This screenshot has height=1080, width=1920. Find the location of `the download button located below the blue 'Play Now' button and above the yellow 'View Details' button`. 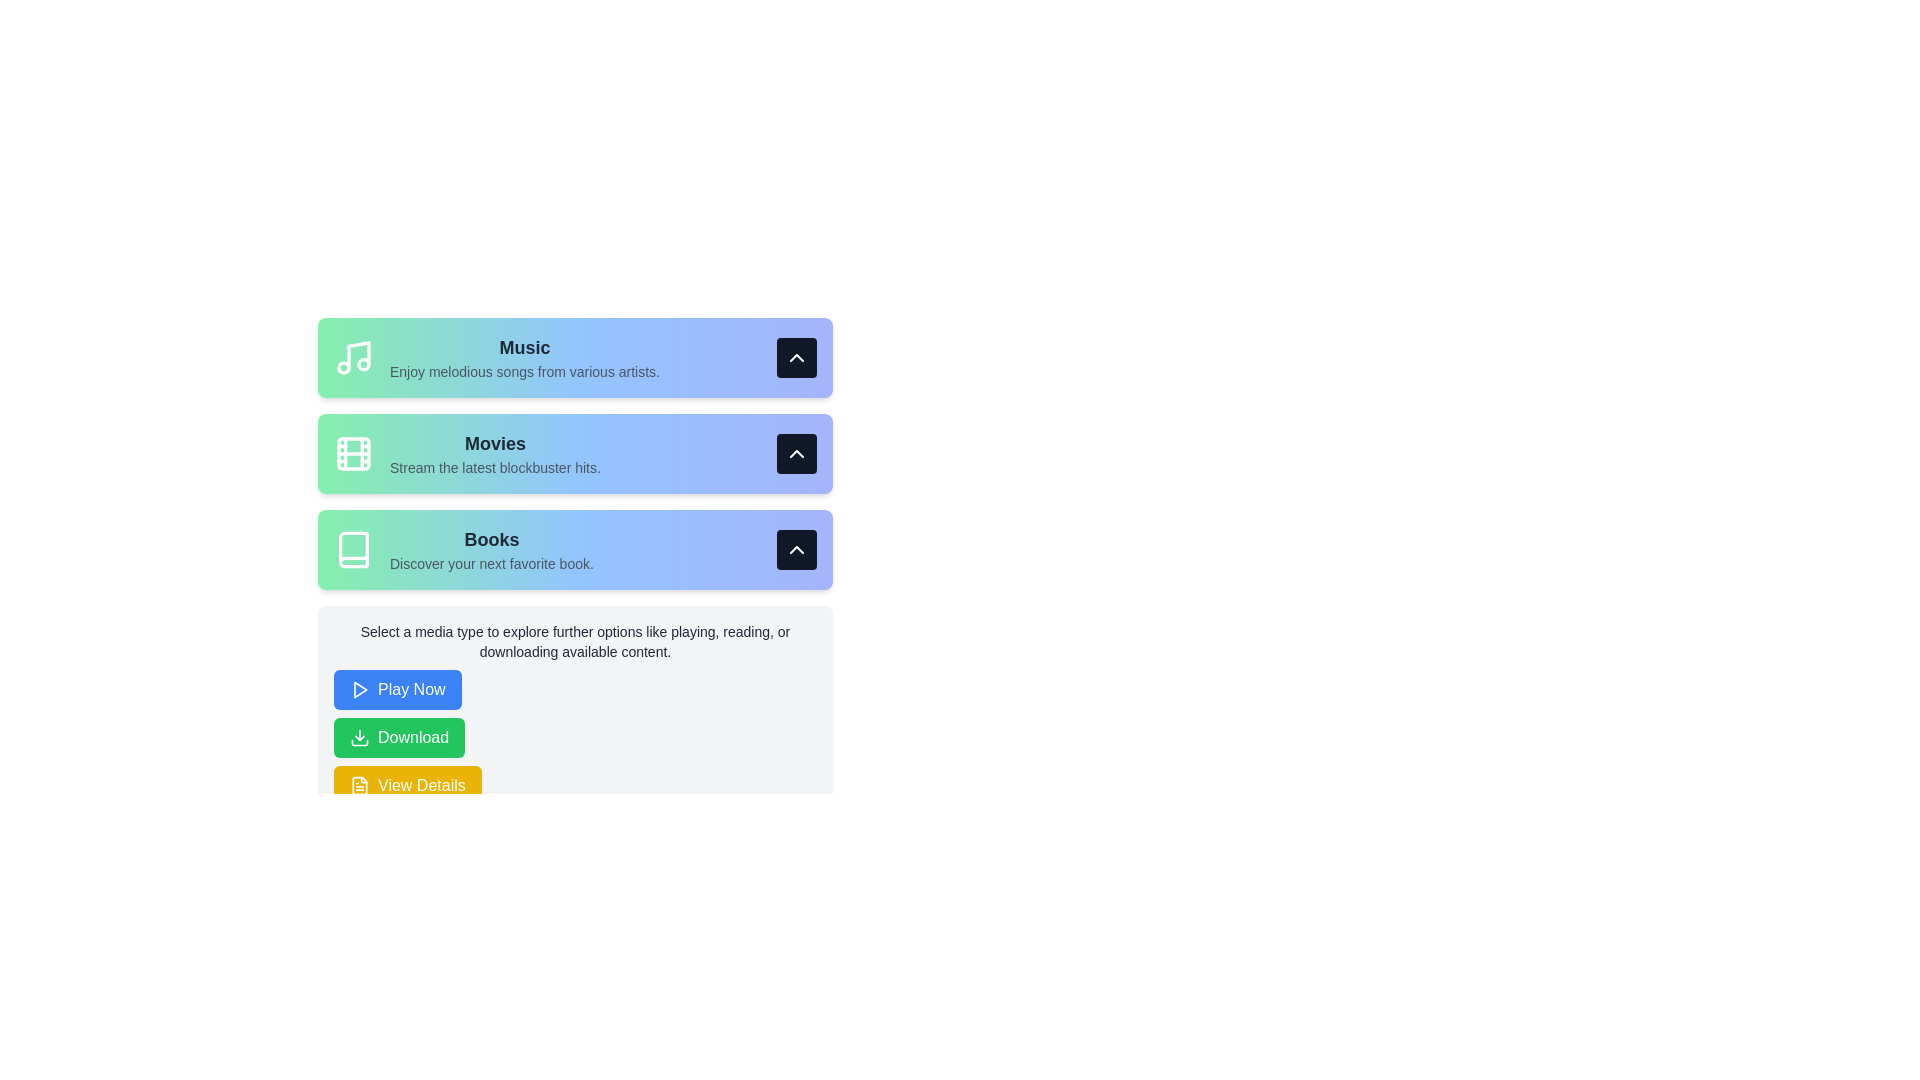

the download button located below the blue 'Play Now' button and above the yellow 'View Details' button is located at coordinates (399, 737).